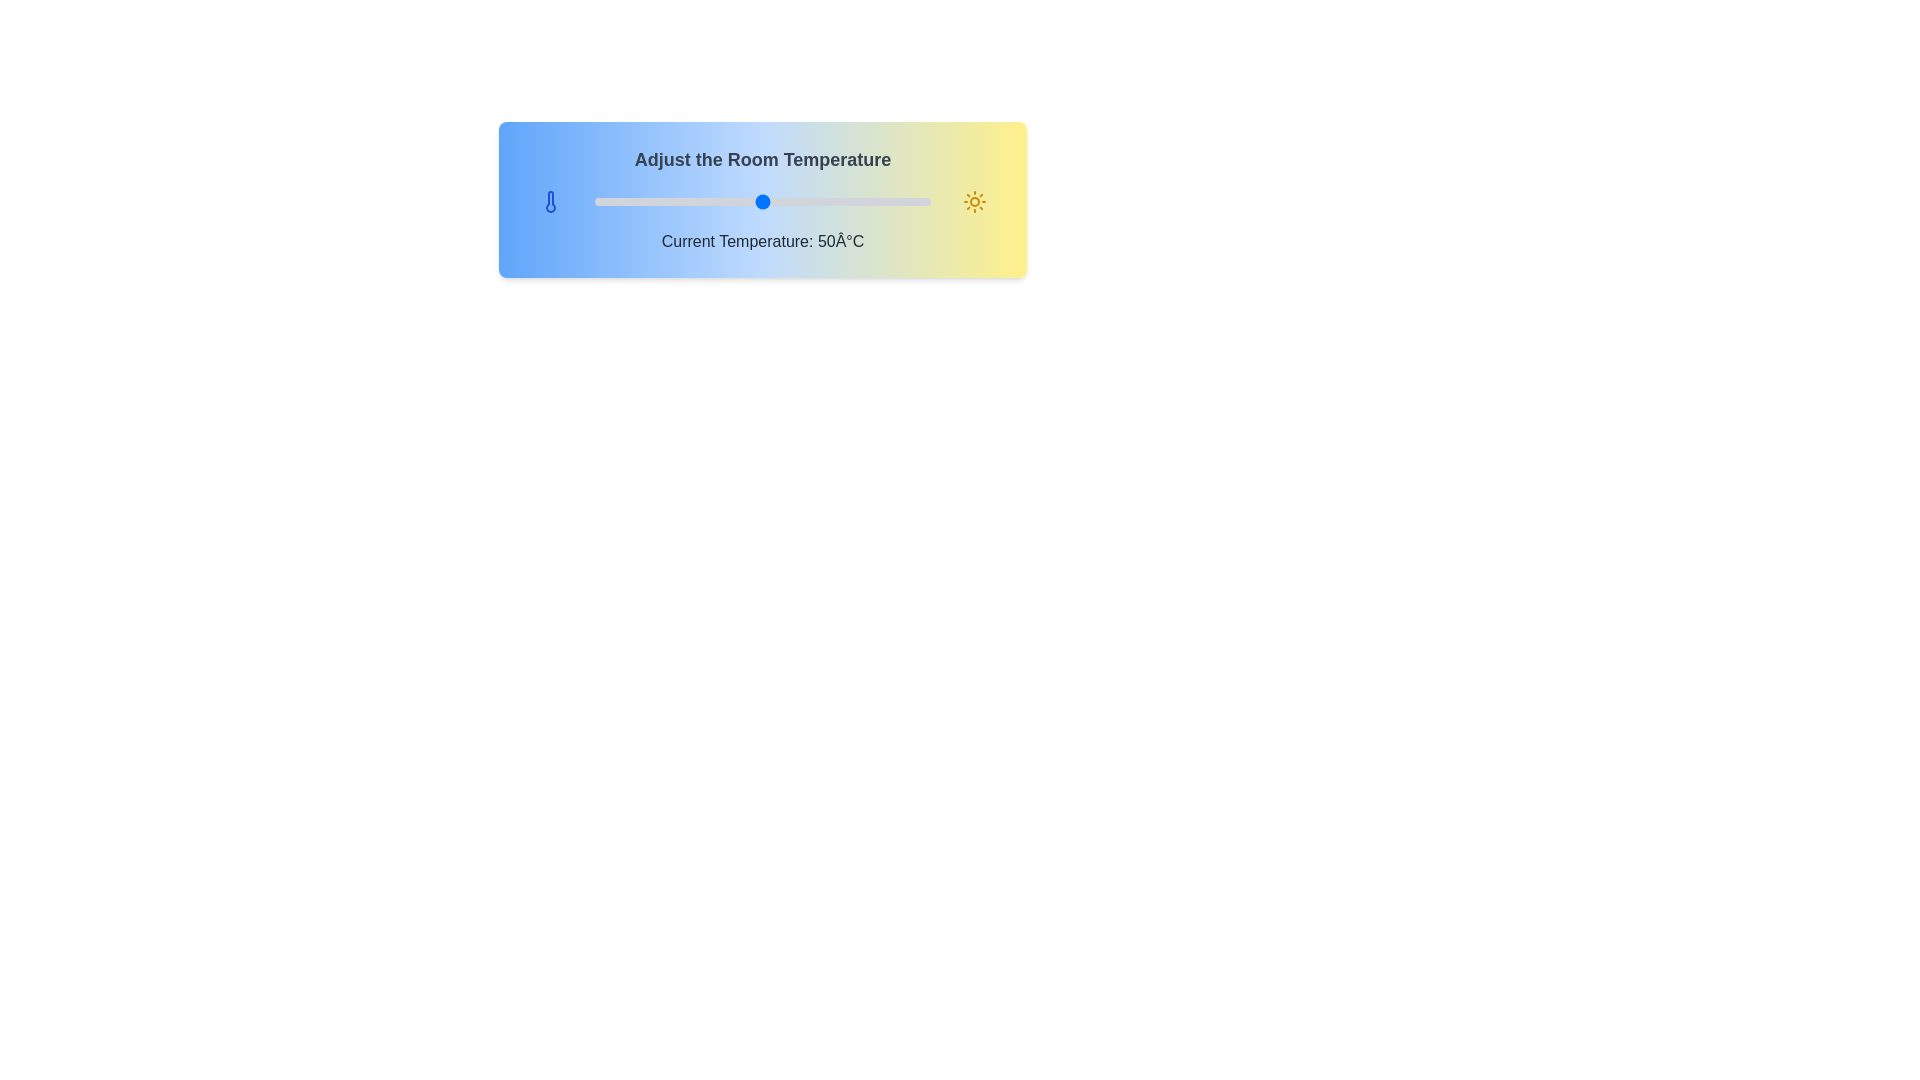 This screenshot has height=1080, width=1920. What do you see at coordinates (785, 201) in the screenshot?
I see `the temperature slider to 57°C` at bounding box center [785, 201].